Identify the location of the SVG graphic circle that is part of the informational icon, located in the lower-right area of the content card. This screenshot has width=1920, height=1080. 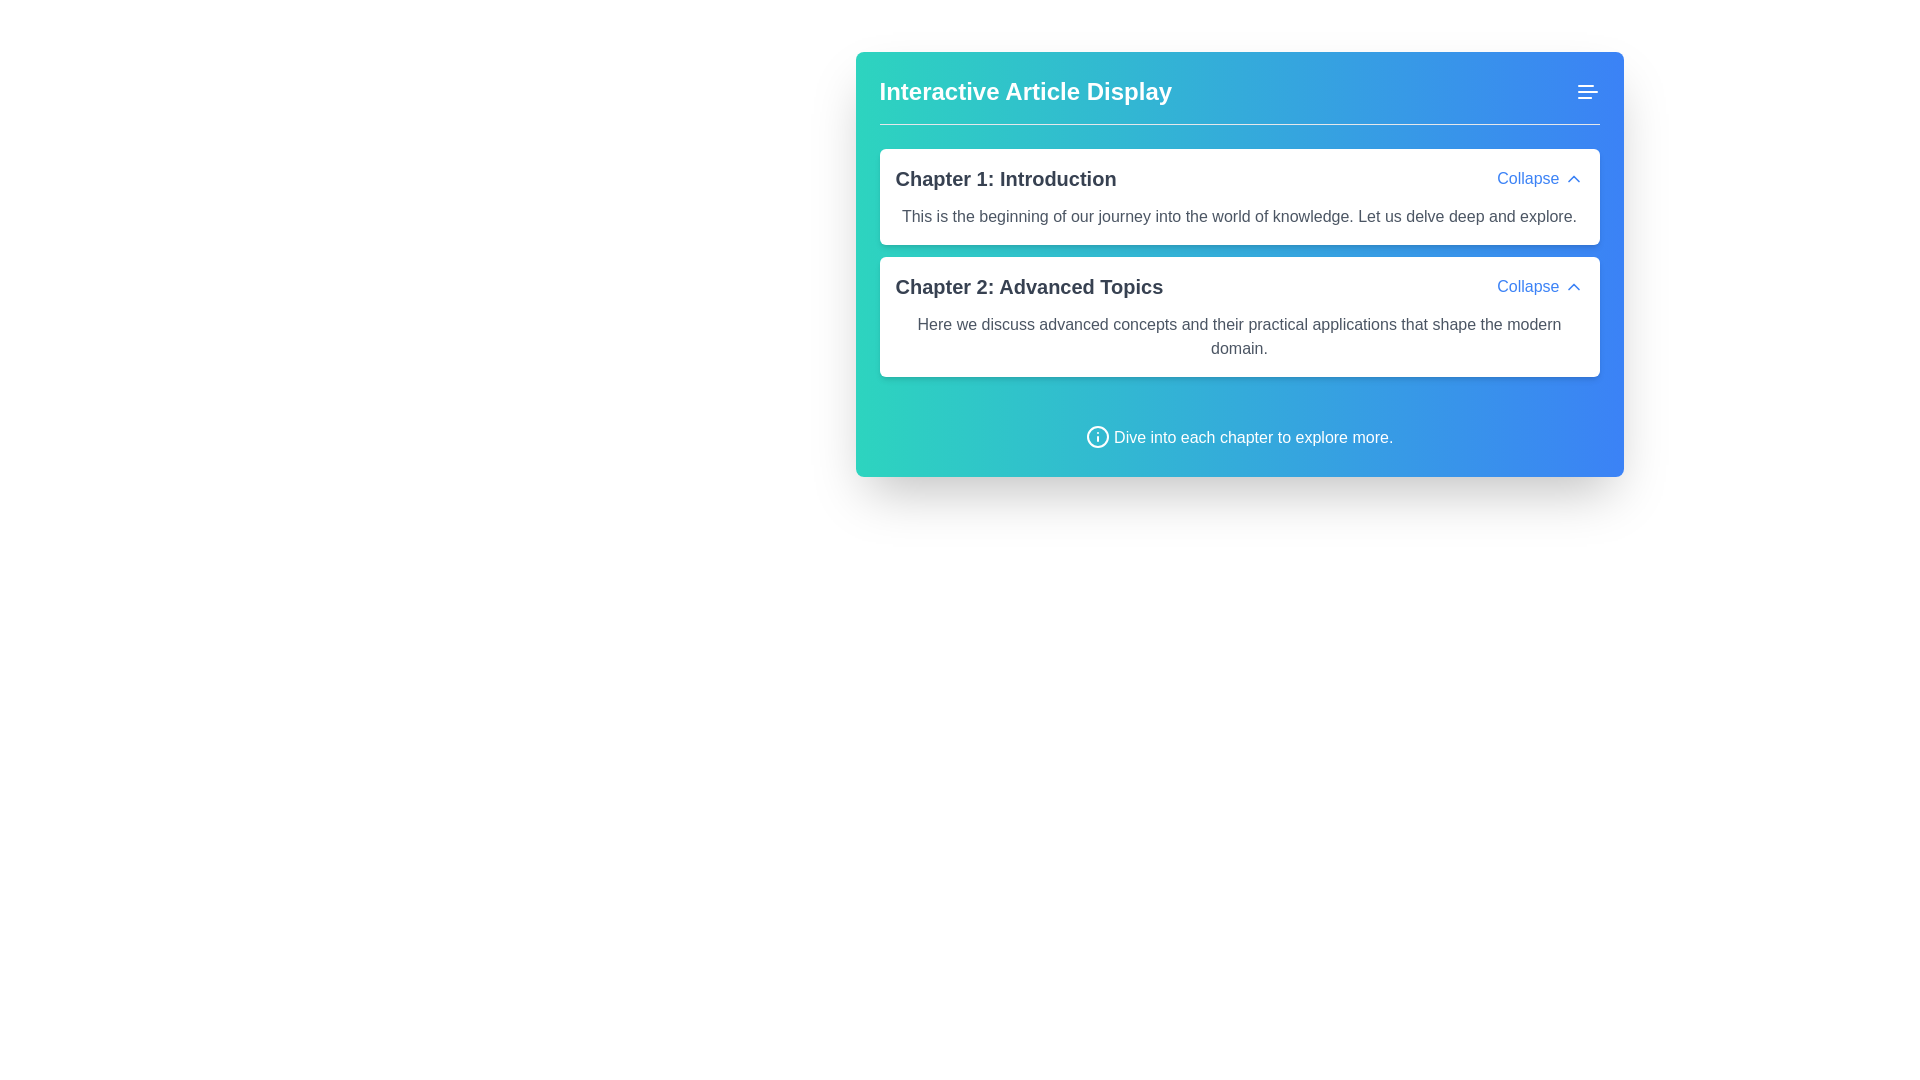
(1096, 435).